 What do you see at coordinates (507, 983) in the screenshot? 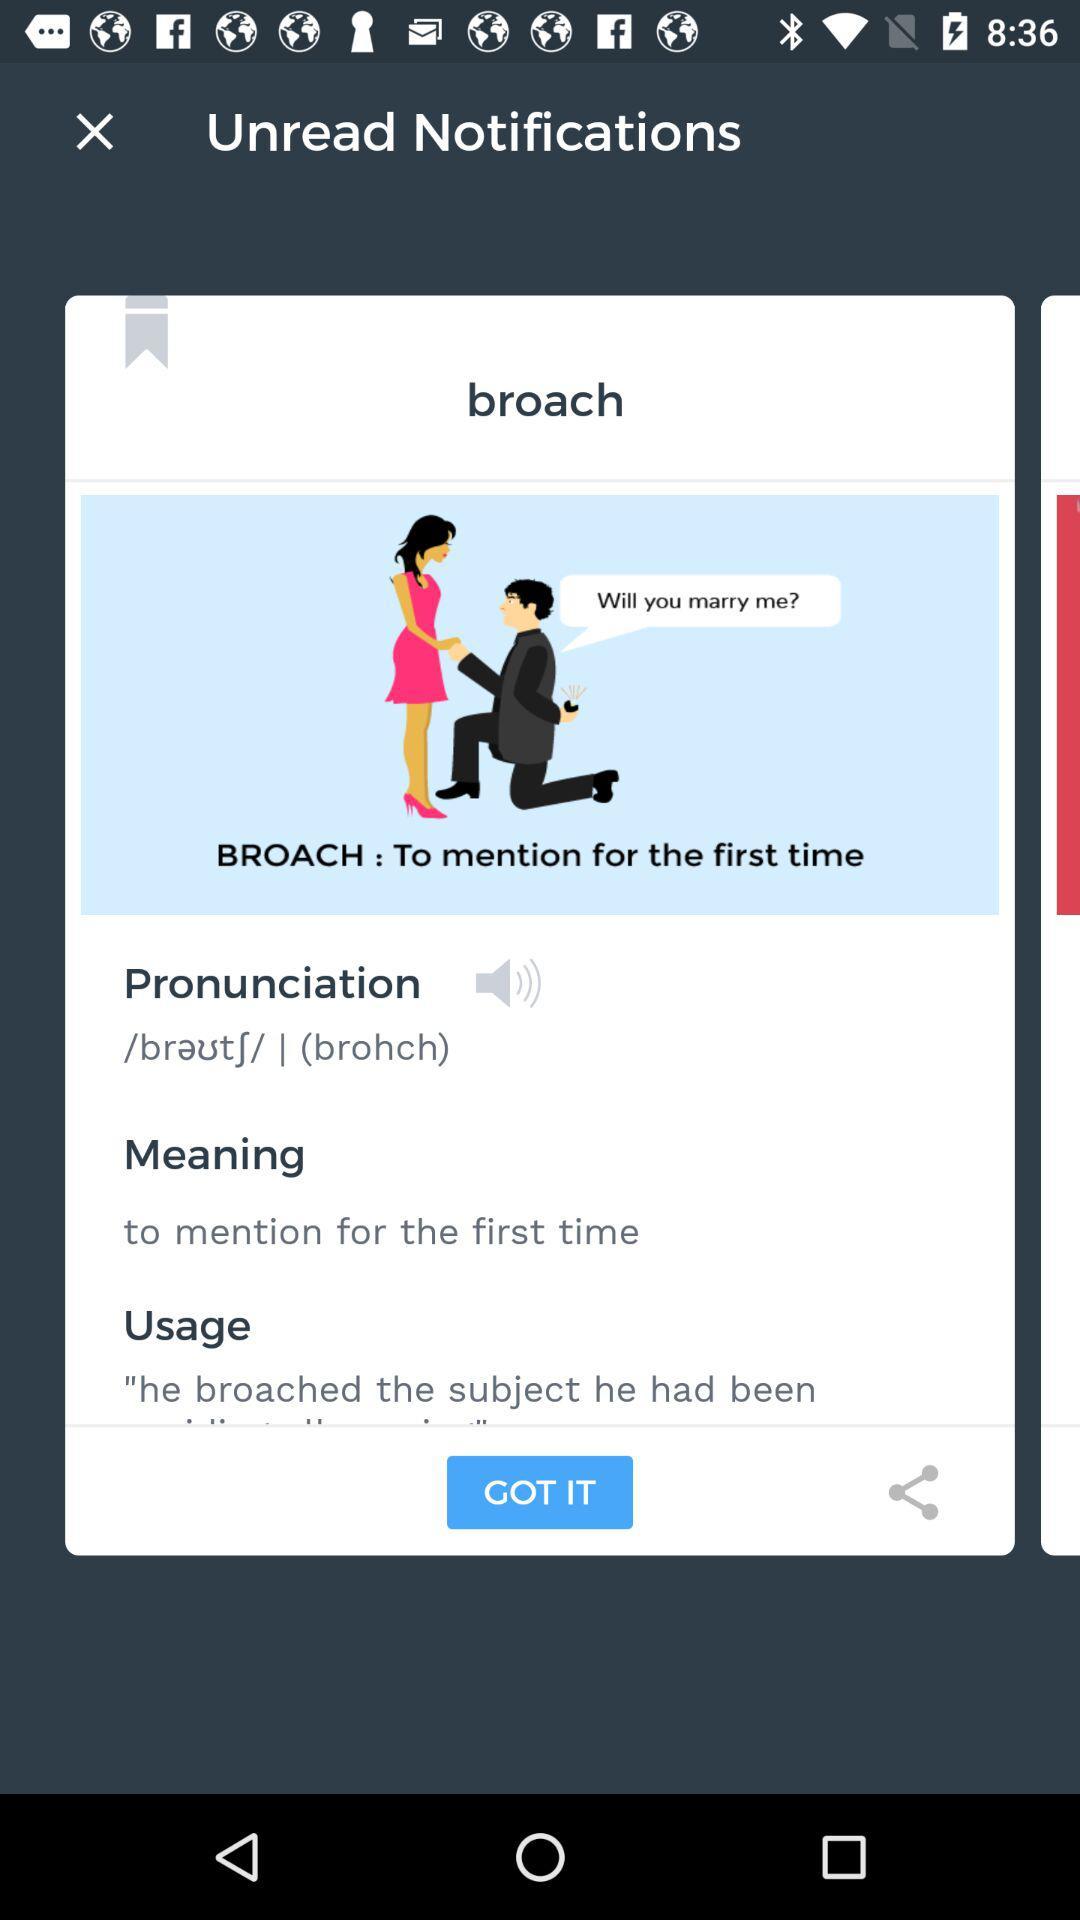
I see `listen to pronunciation` at bounding box center [507, 983].